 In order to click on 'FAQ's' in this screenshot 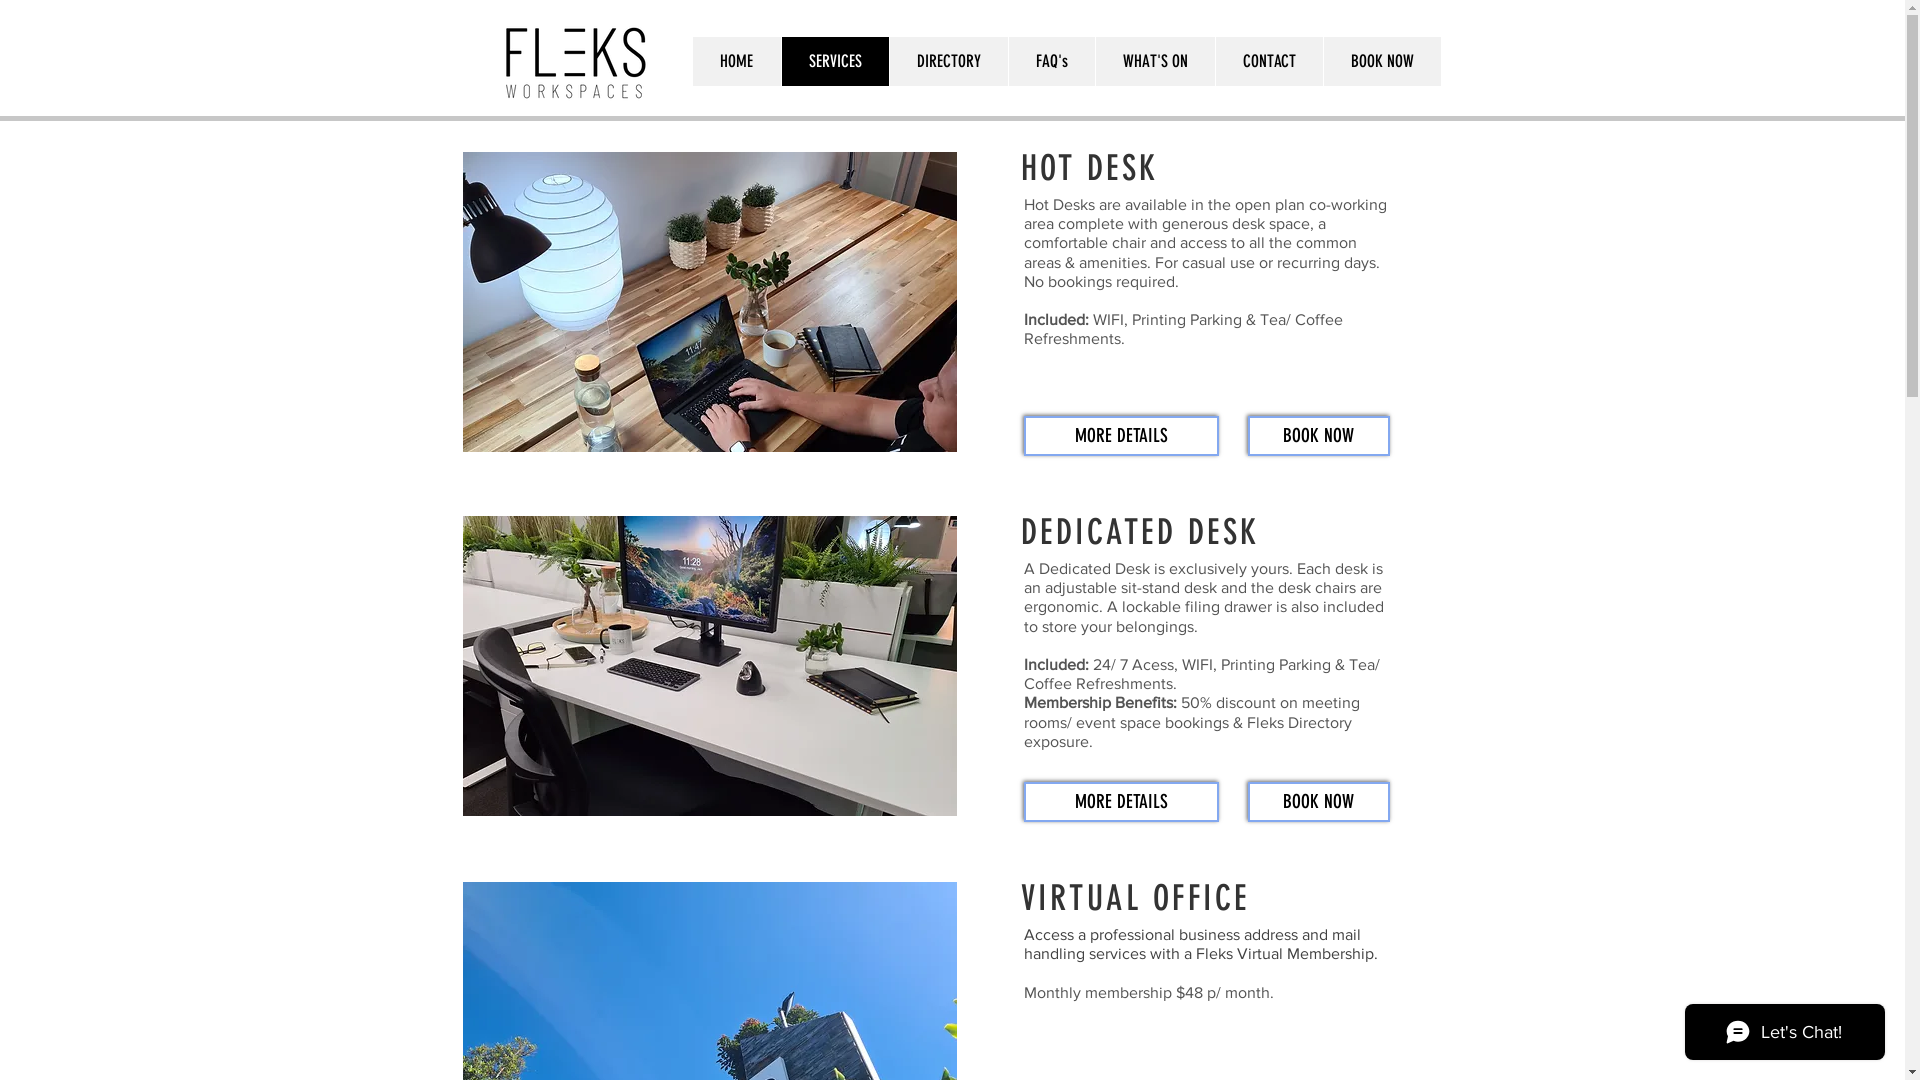, I will do `click(1050, 60)`.